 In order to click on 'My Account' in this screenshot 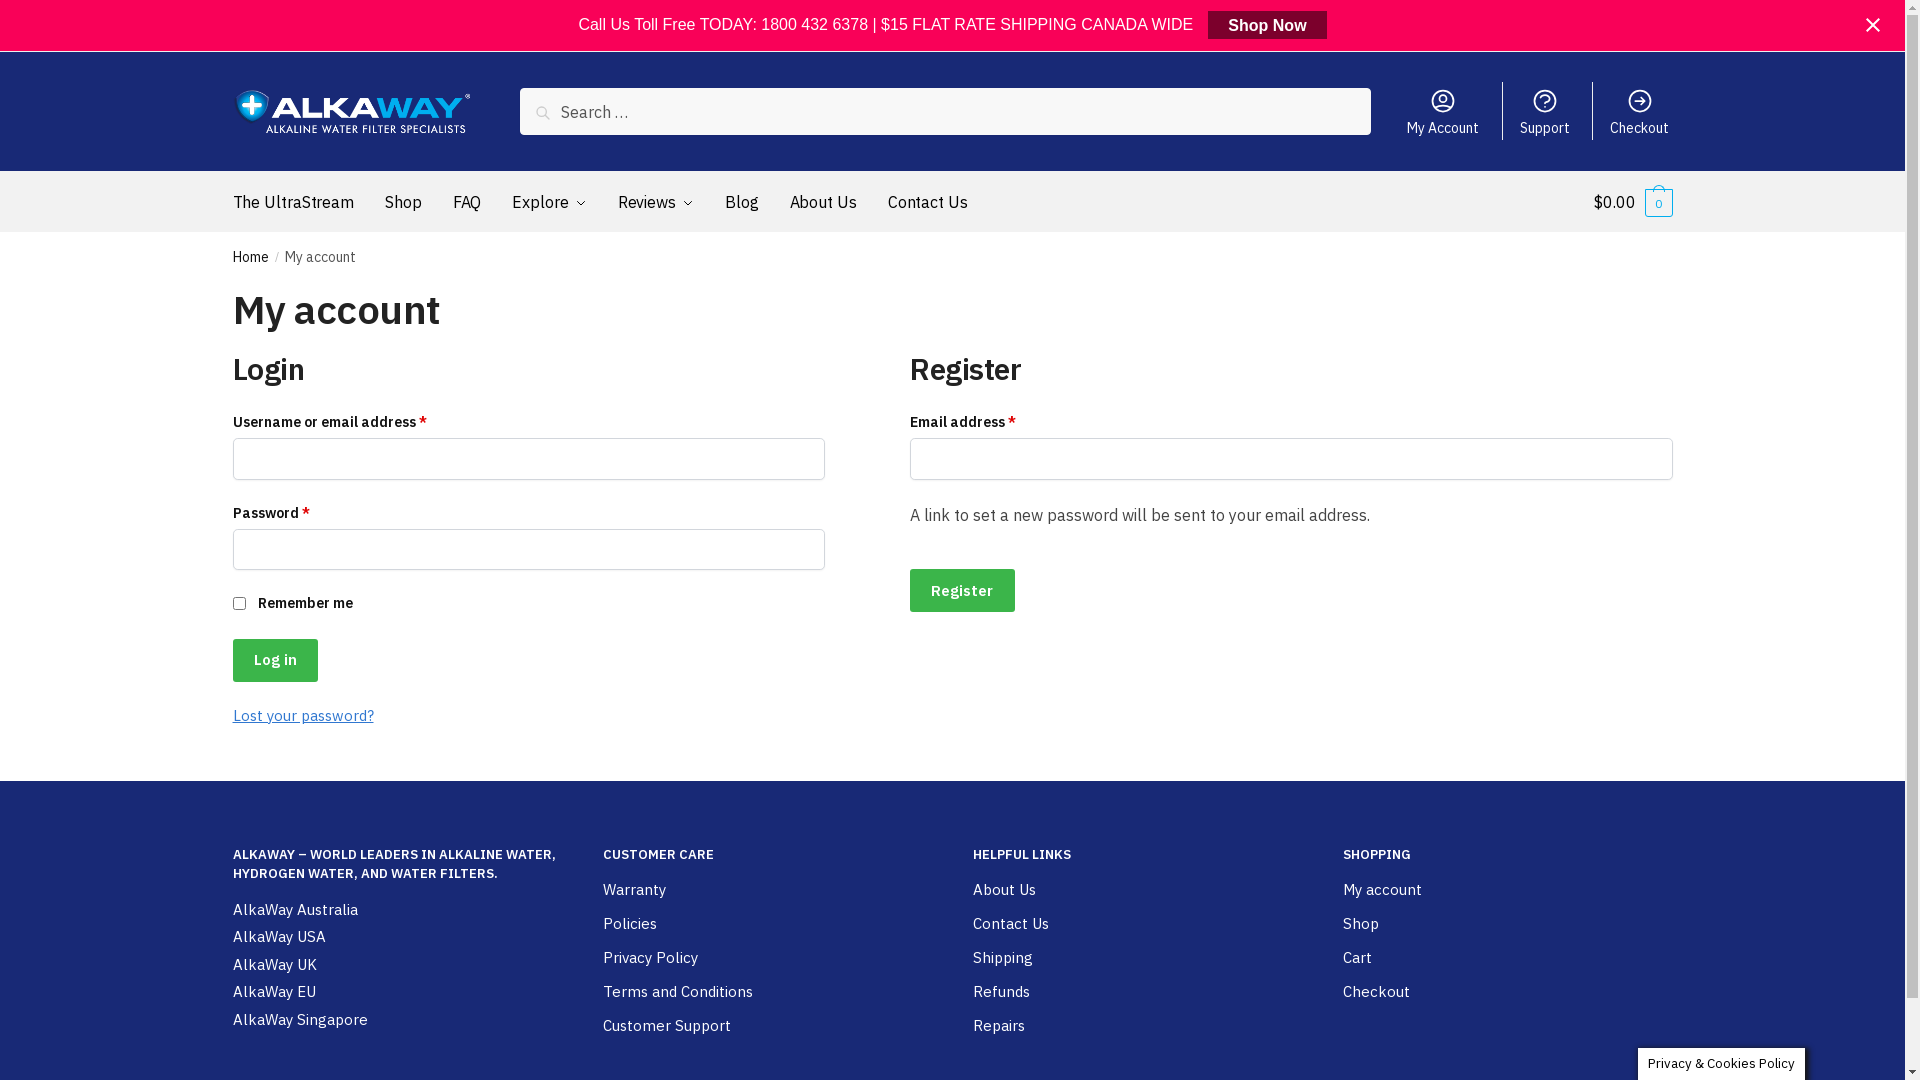, I will do `click(1443, 111)`.